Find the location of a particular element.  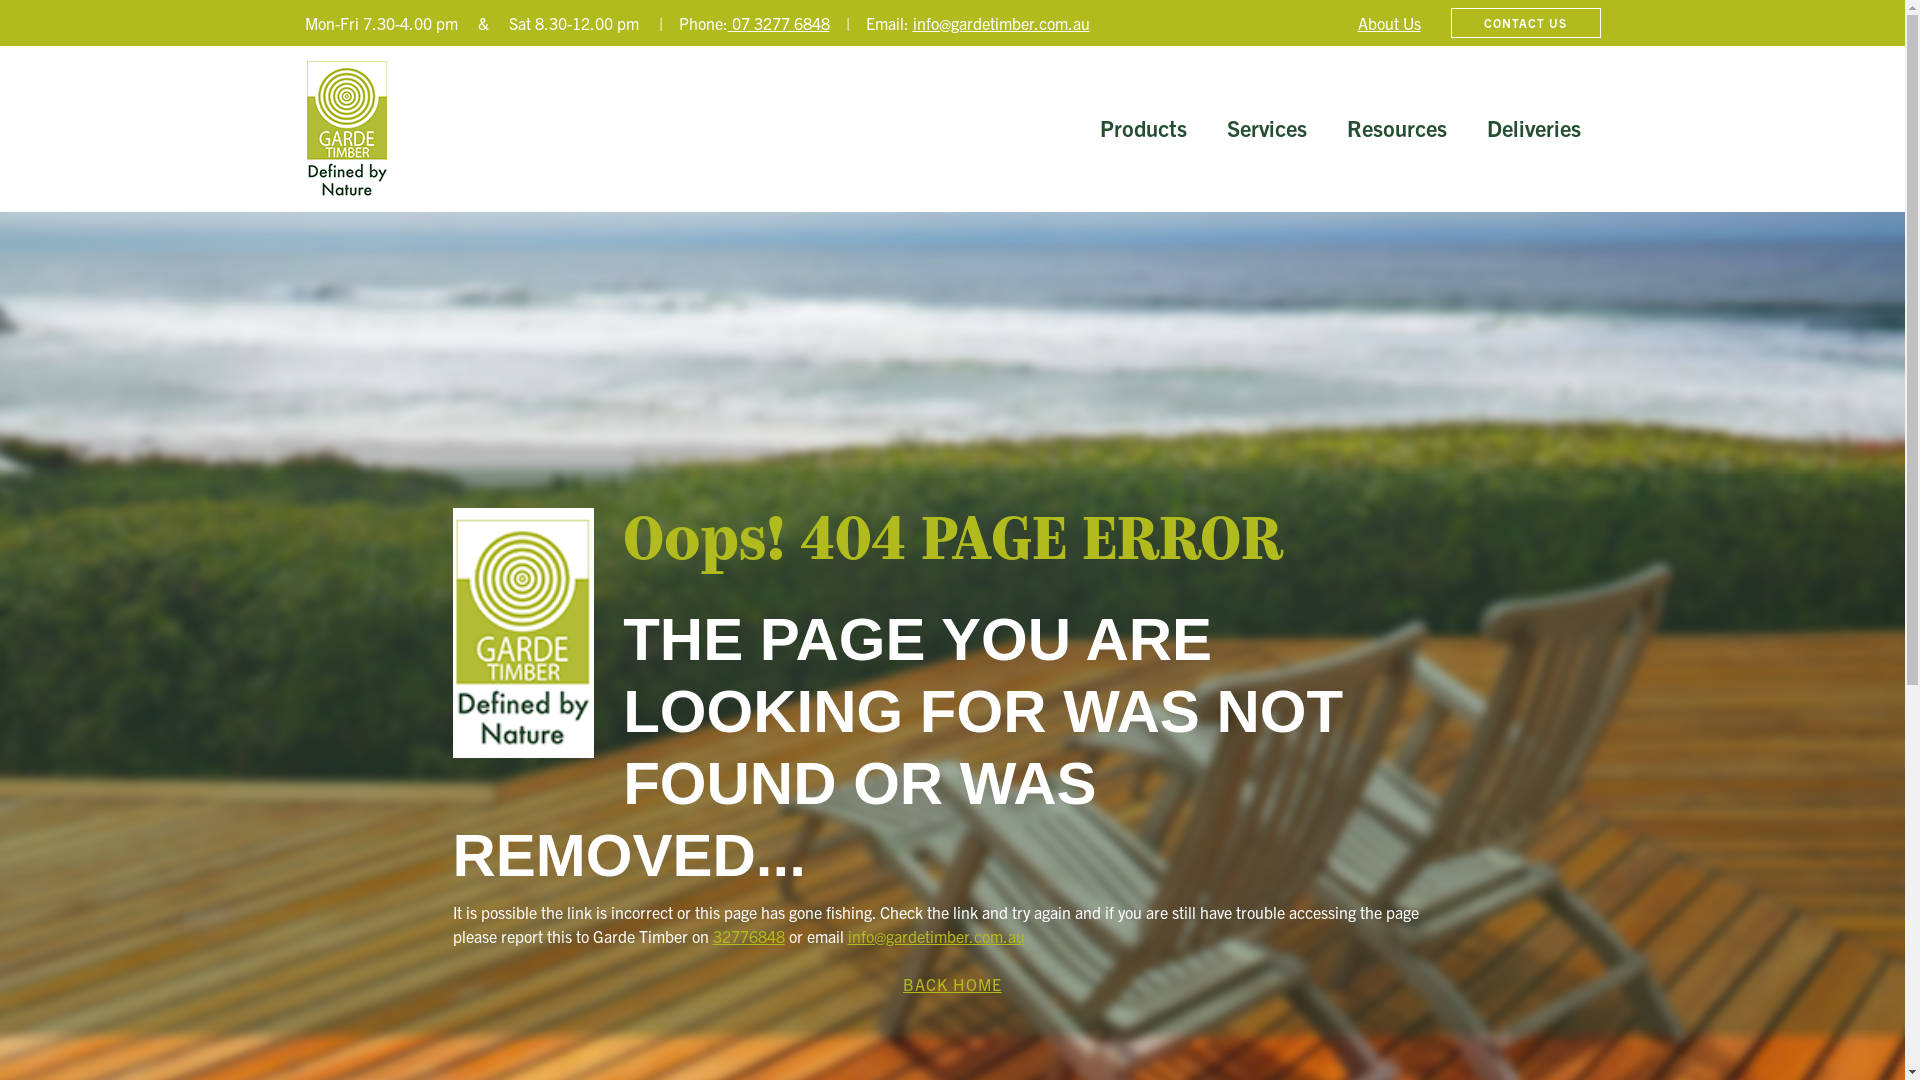

'32776848' is located at coordinates (747, 936).